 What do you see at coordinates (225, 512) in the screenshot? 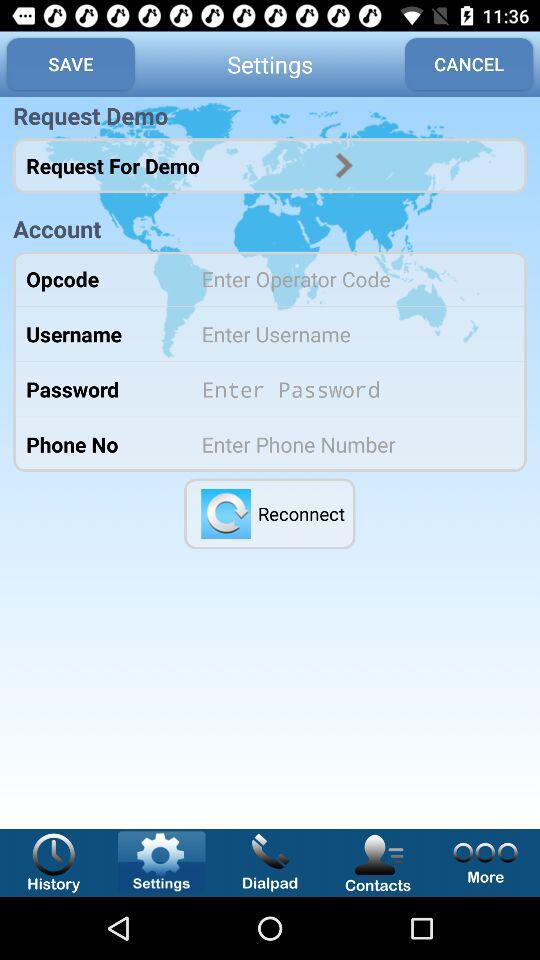
I see `the refresh icon` at bounding box center [225, 512].